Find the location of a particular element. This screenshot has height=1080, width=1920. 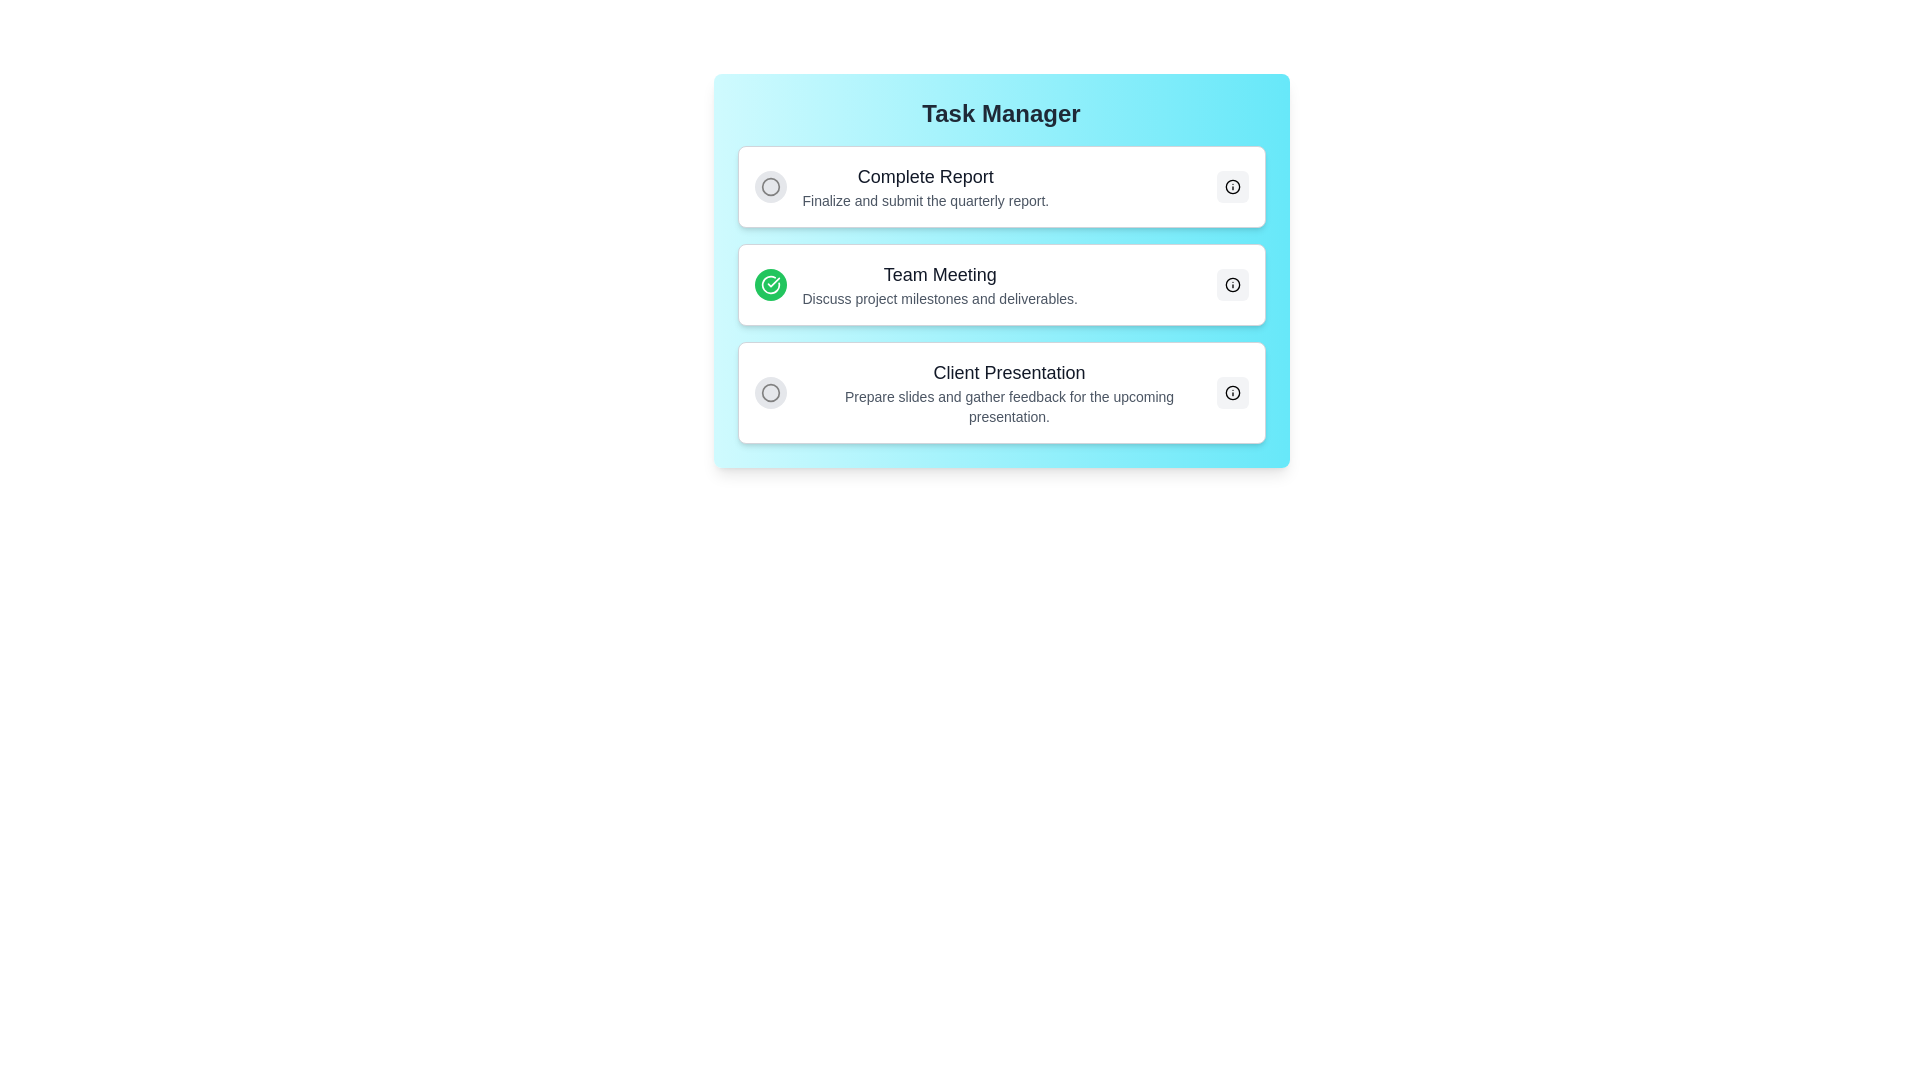

the first interactive information card in the Task Manager is located at coordinates (1001, 186).